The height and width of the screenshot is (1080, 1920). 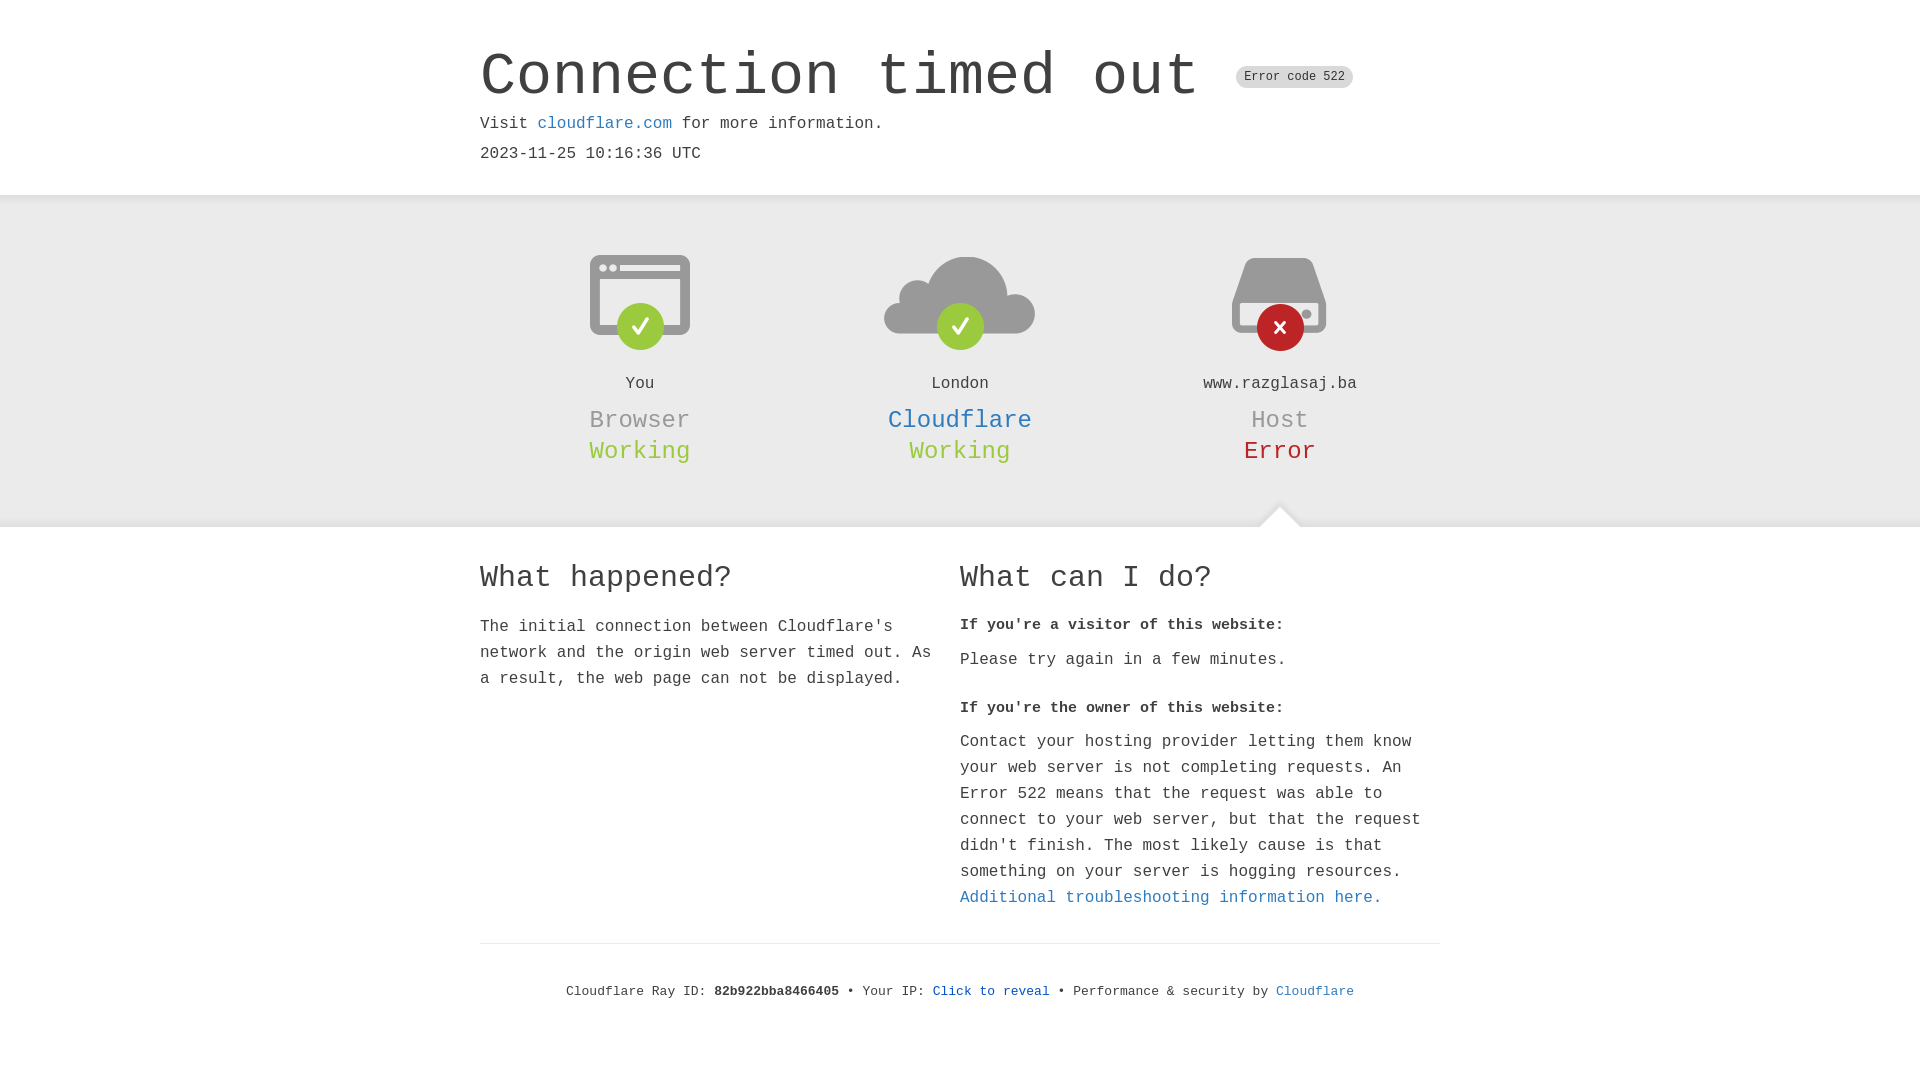 What do you see at coordinates (1171, 897) in the screenshot?
I see `'Additional troubleshooting information here.'` at bounding box center [1171, 897].